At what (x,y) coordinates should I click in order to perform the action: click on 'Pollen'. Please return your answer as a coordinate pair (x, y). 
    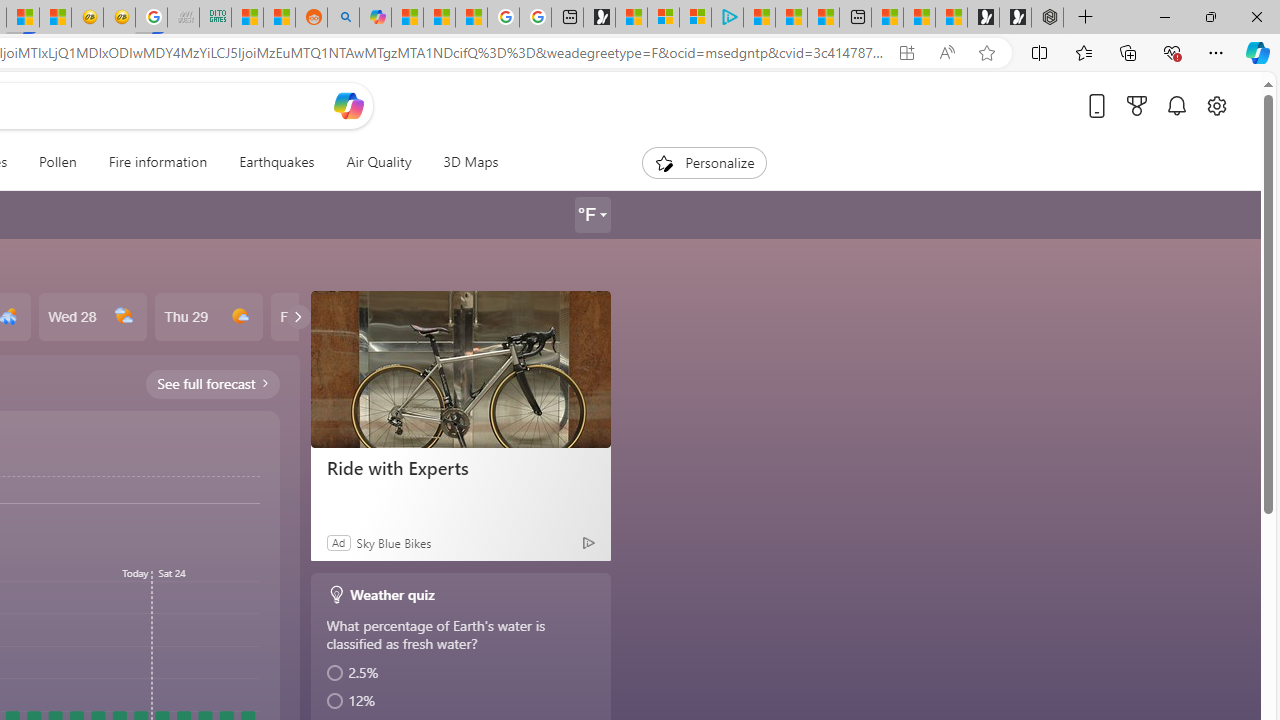
    Looking at the image, I should click on (58, 162).